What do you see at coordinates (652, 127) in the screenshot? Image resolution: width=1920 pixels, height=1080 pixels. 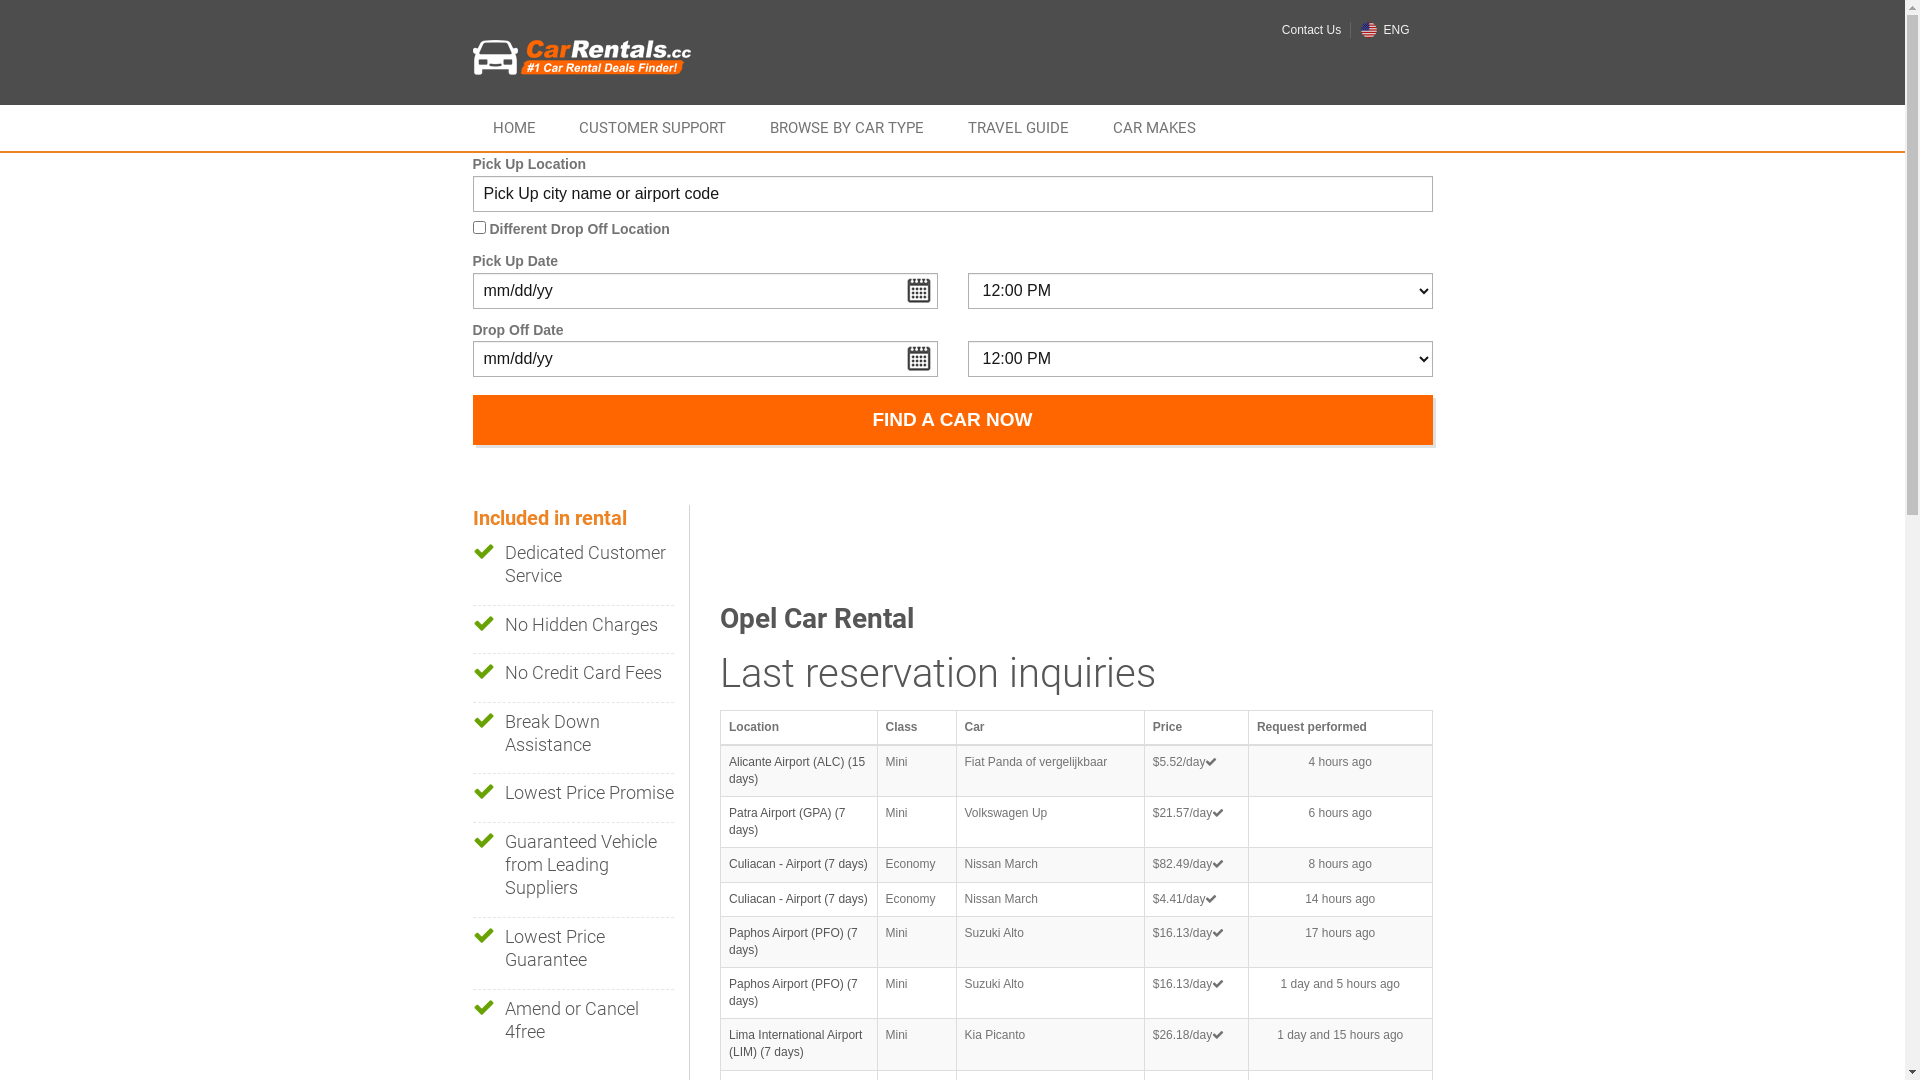 I see `'CUSTOMER SUPPORT'` at bounding box center [652, 127].